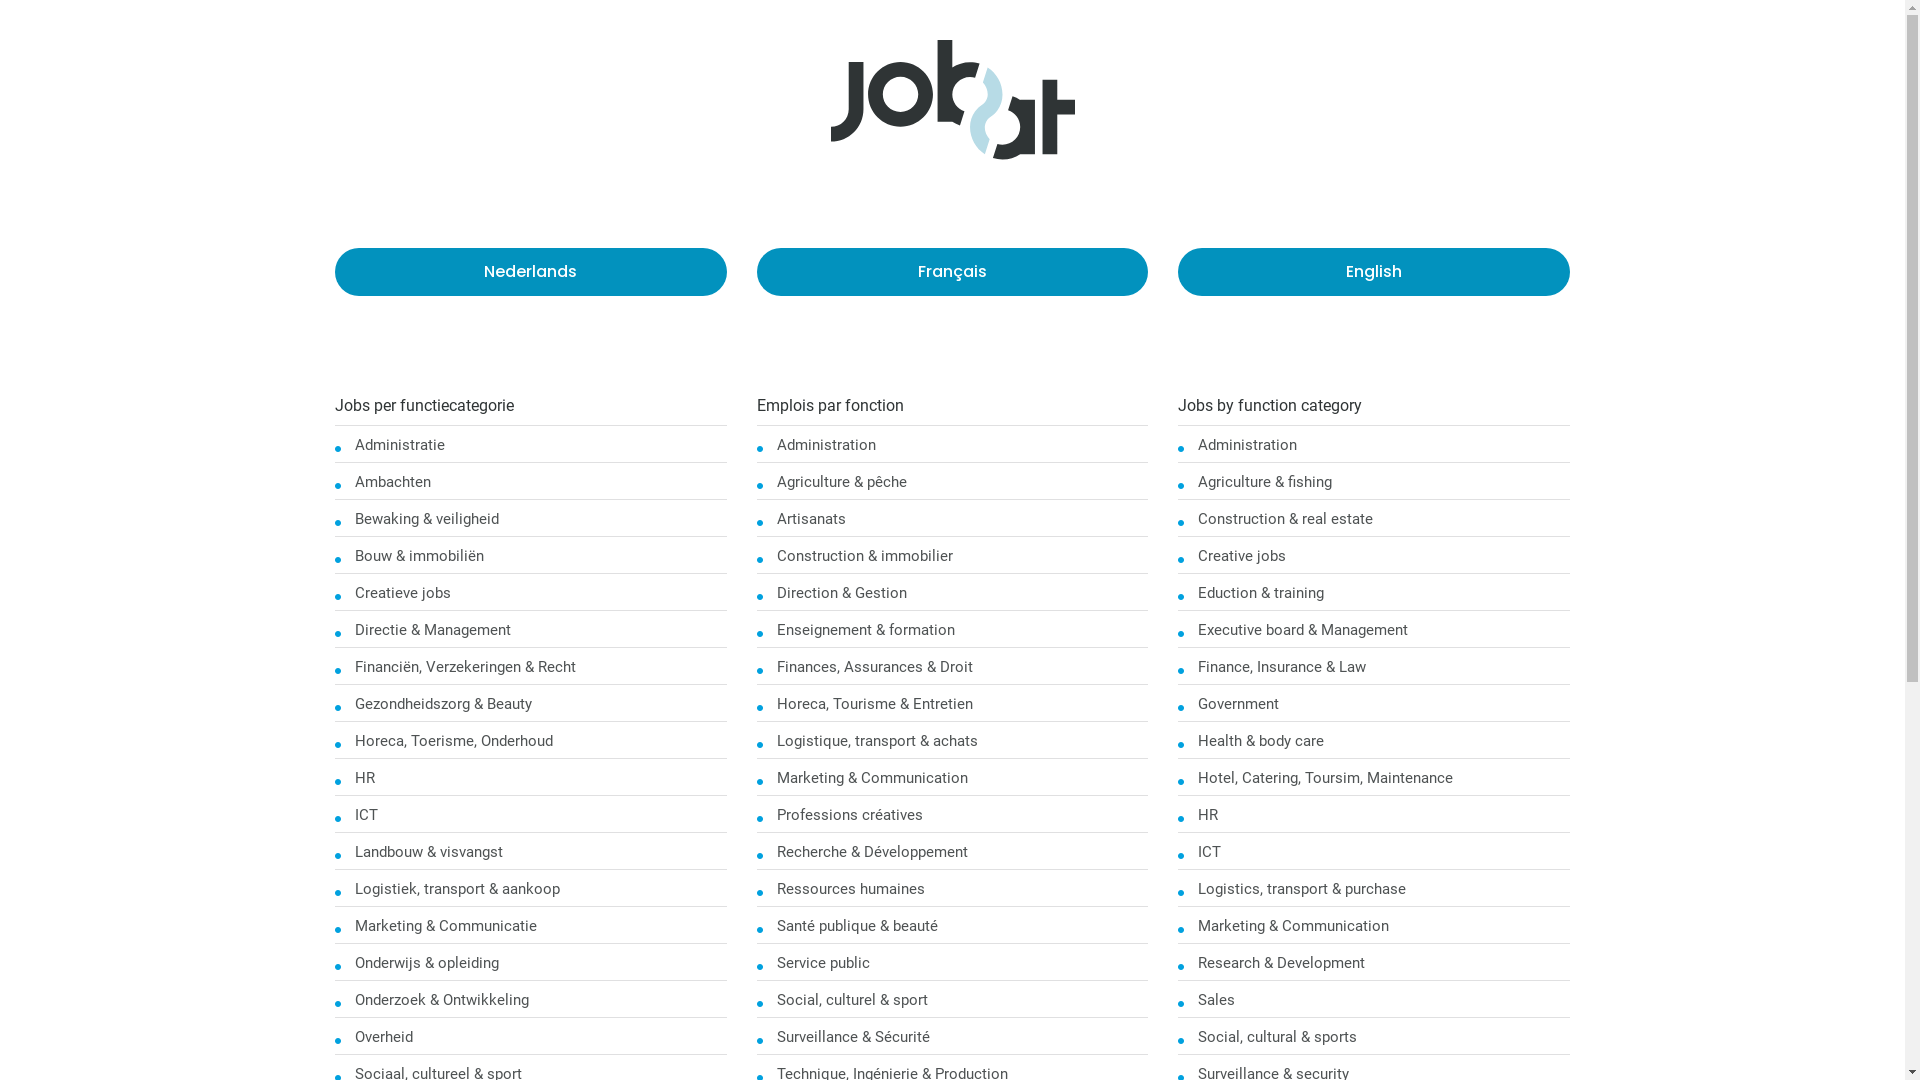  Describe the element at coordinates (1215, 999) in the screenshot. I see `'Sales'` at that location.